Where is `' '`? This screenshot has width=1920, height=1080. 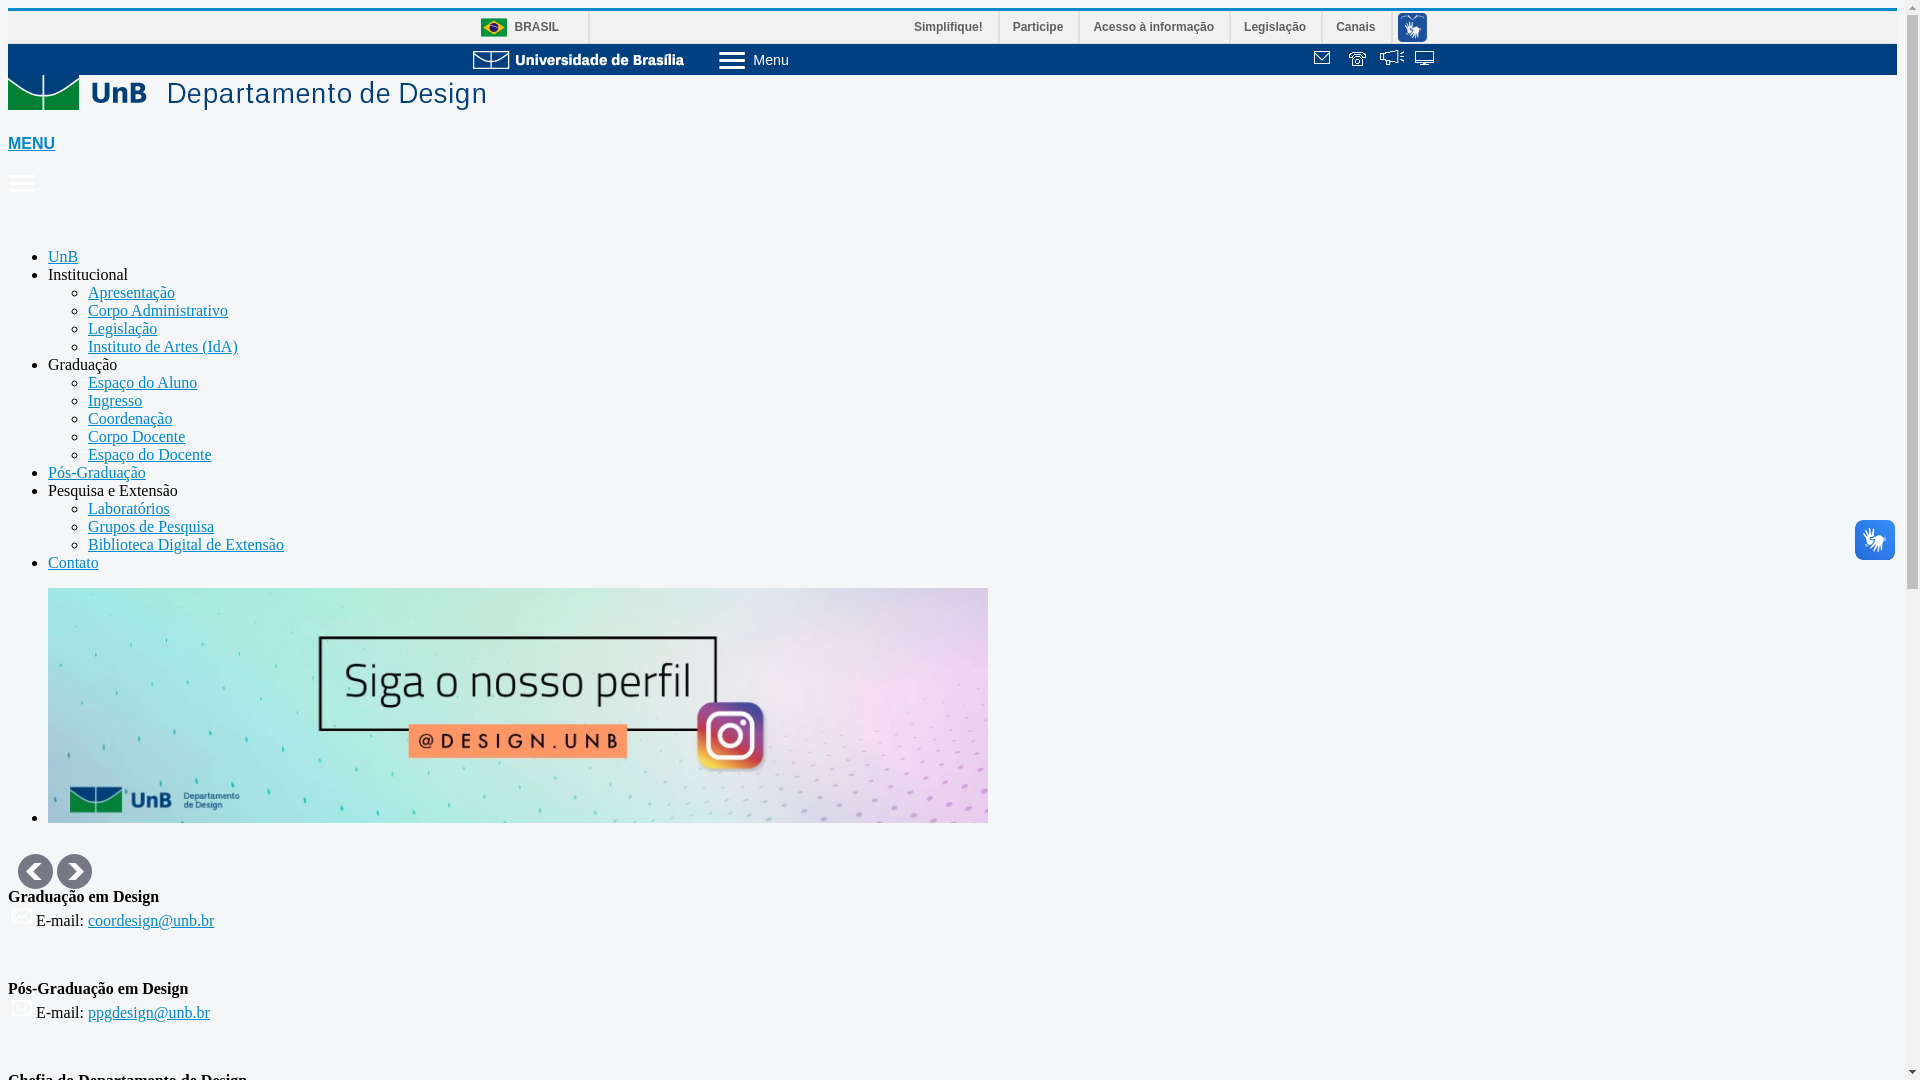
' ' is located at coordinates (1391, 59).